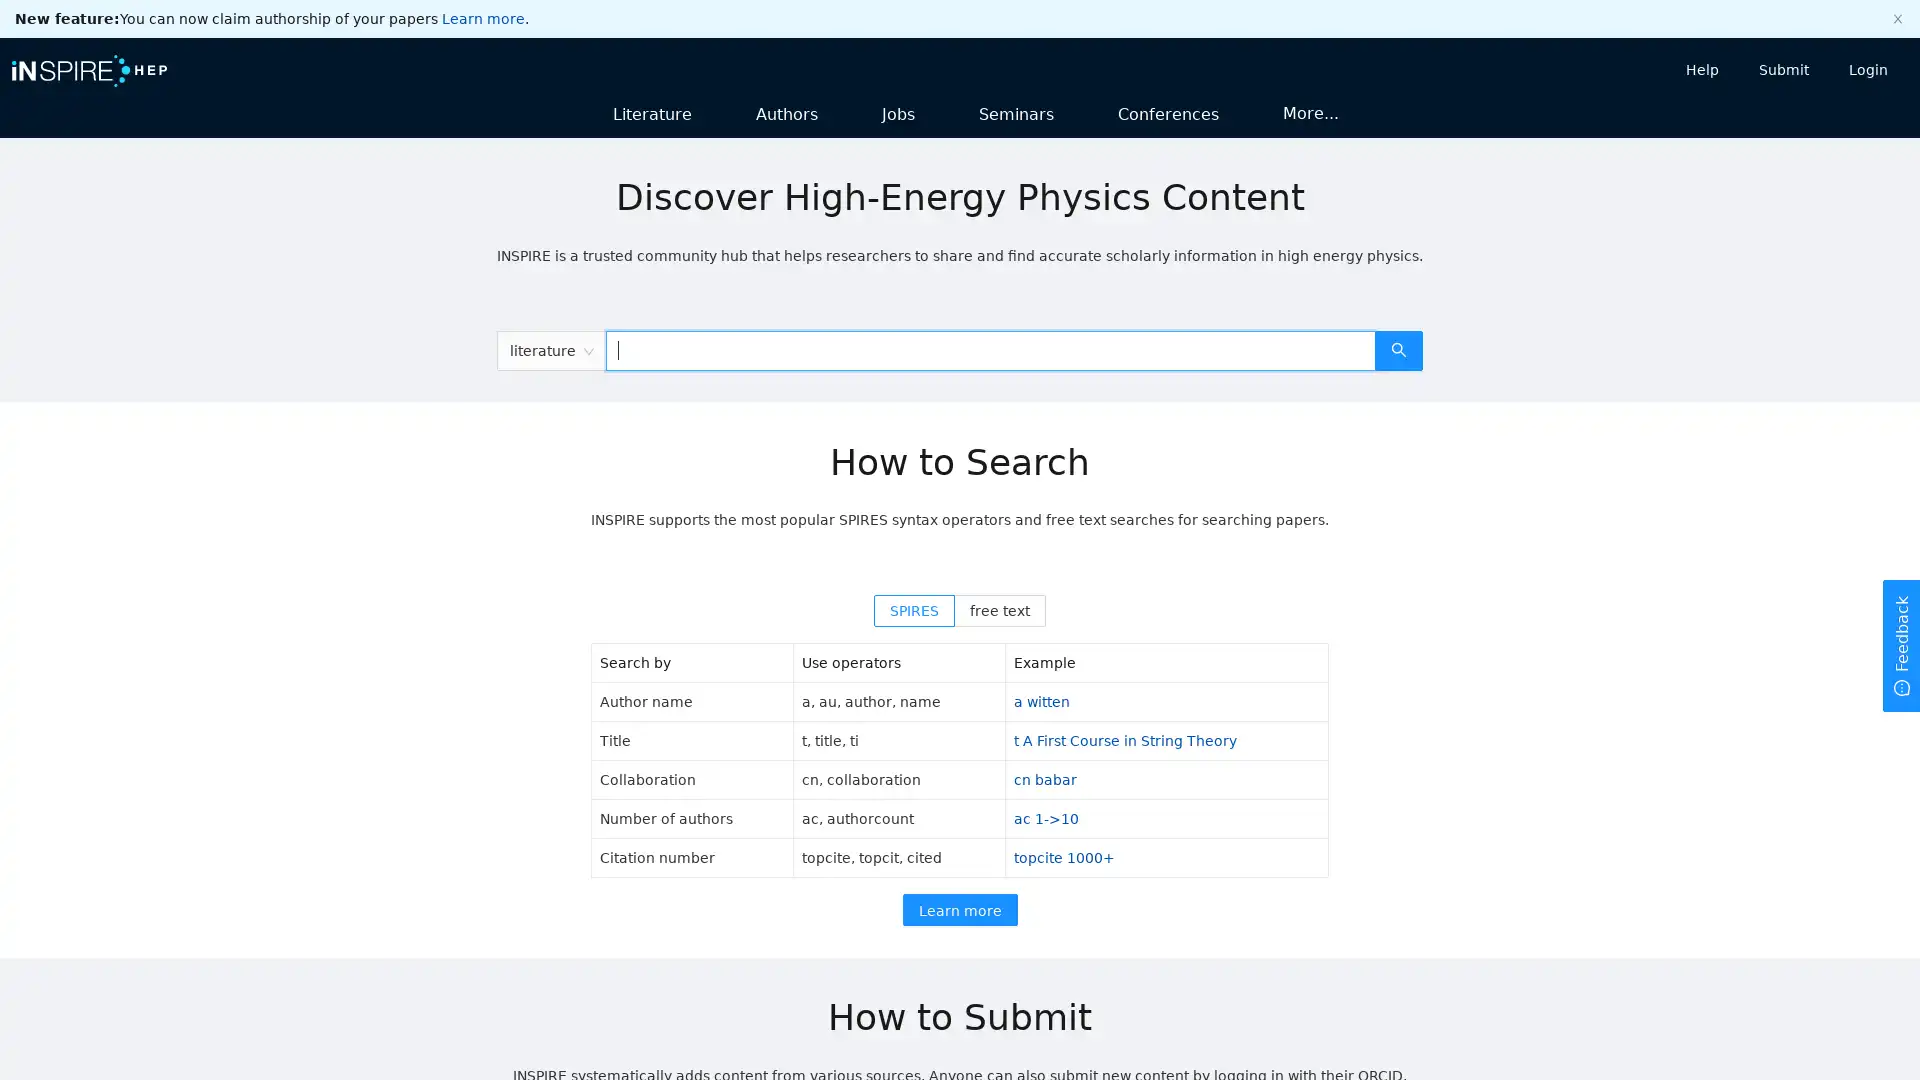 The height and width of the screenshot is (1080, 1920). I want to click on close, so click(1896, 19).